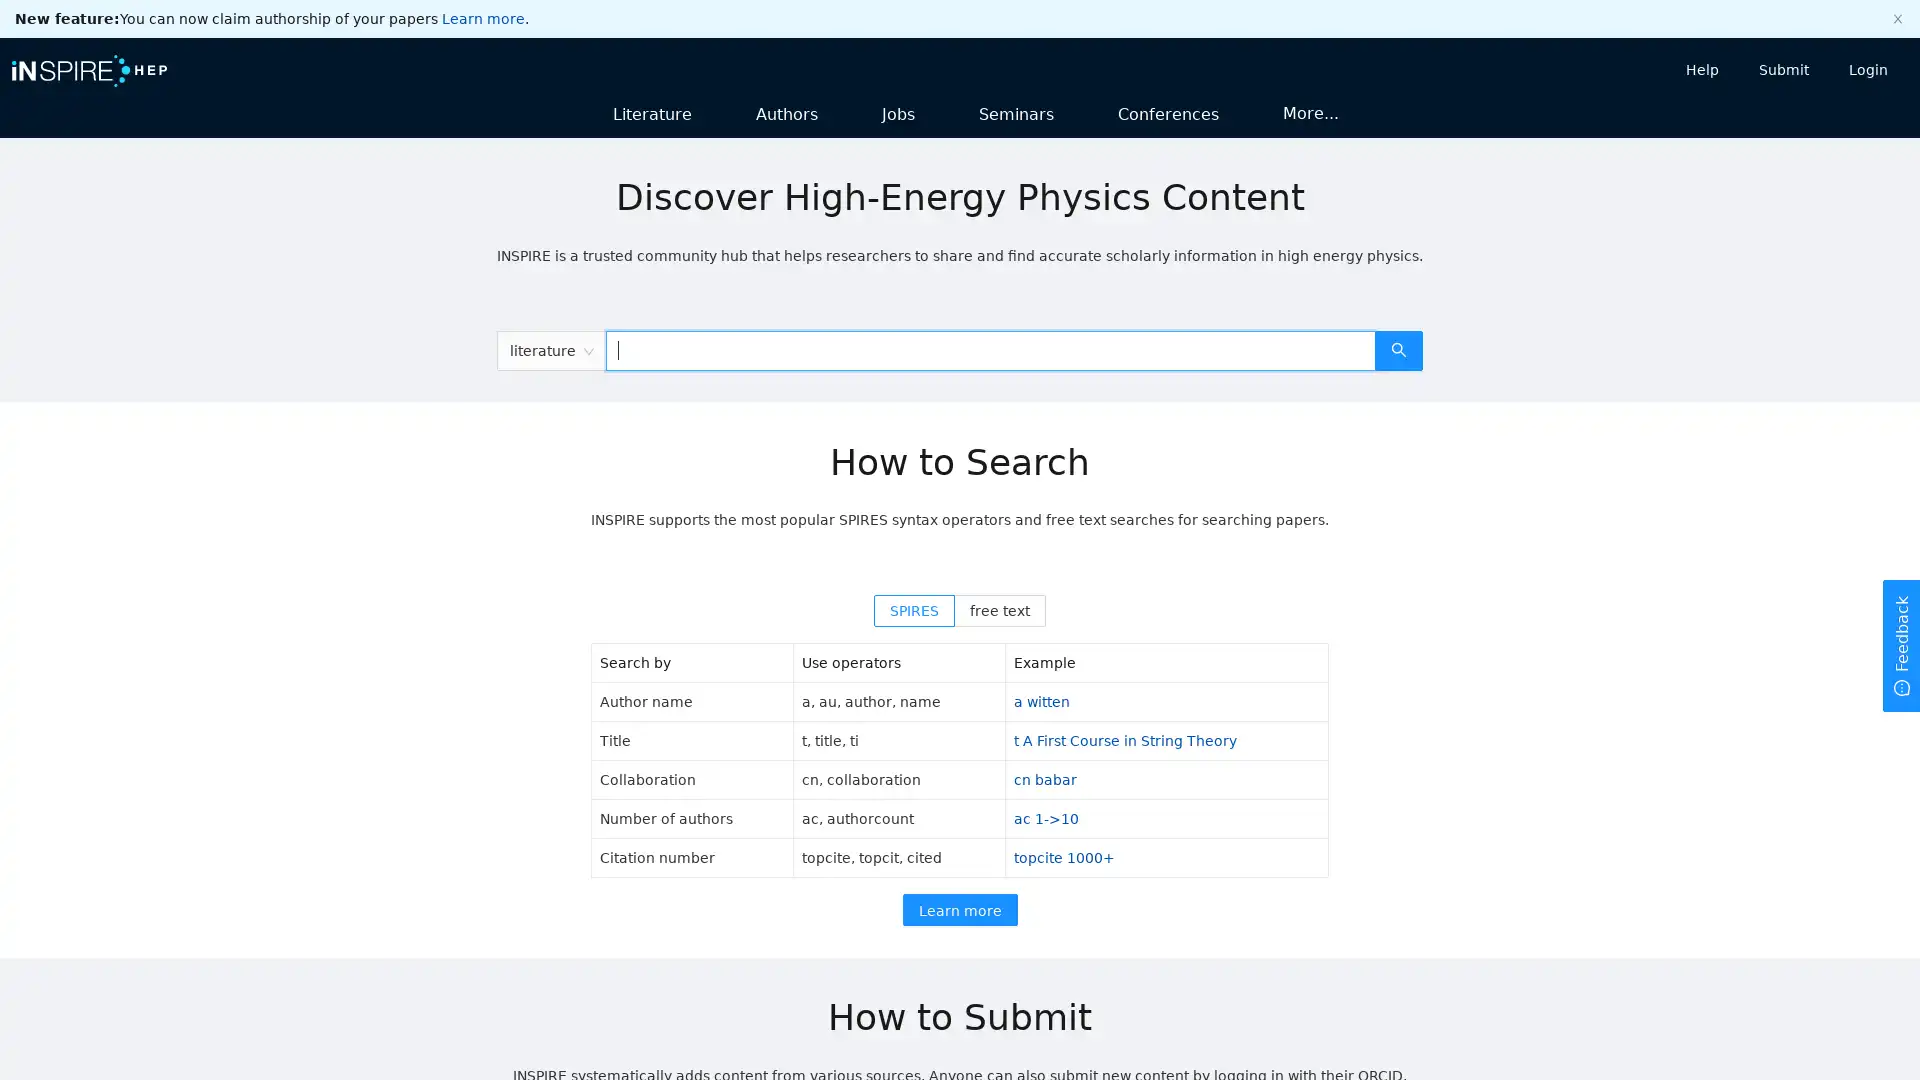 The height and width of the screenshot is (1080, 1920). I want to click on close, so click(1896, 19).